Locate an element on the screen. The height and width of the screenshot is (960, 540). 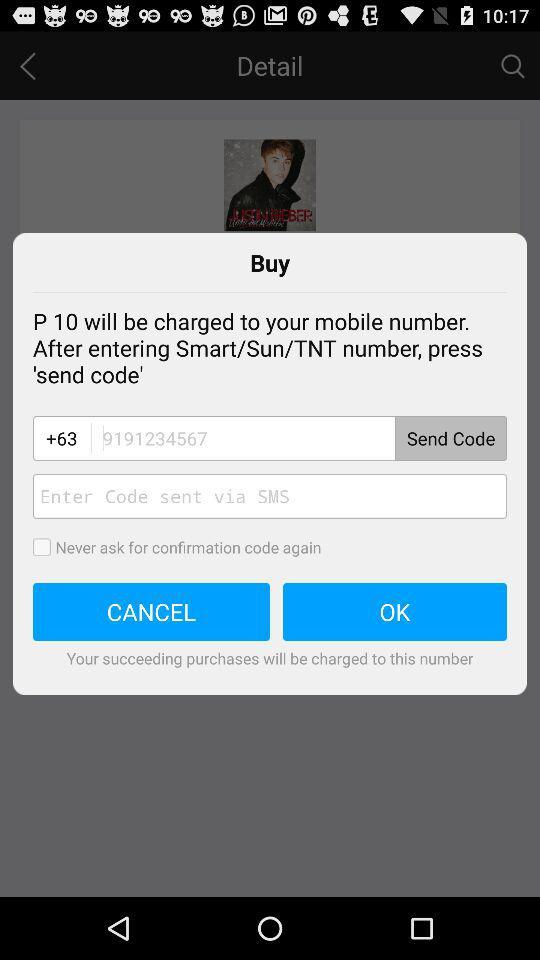
cancel is located at coordinates (150, 611).